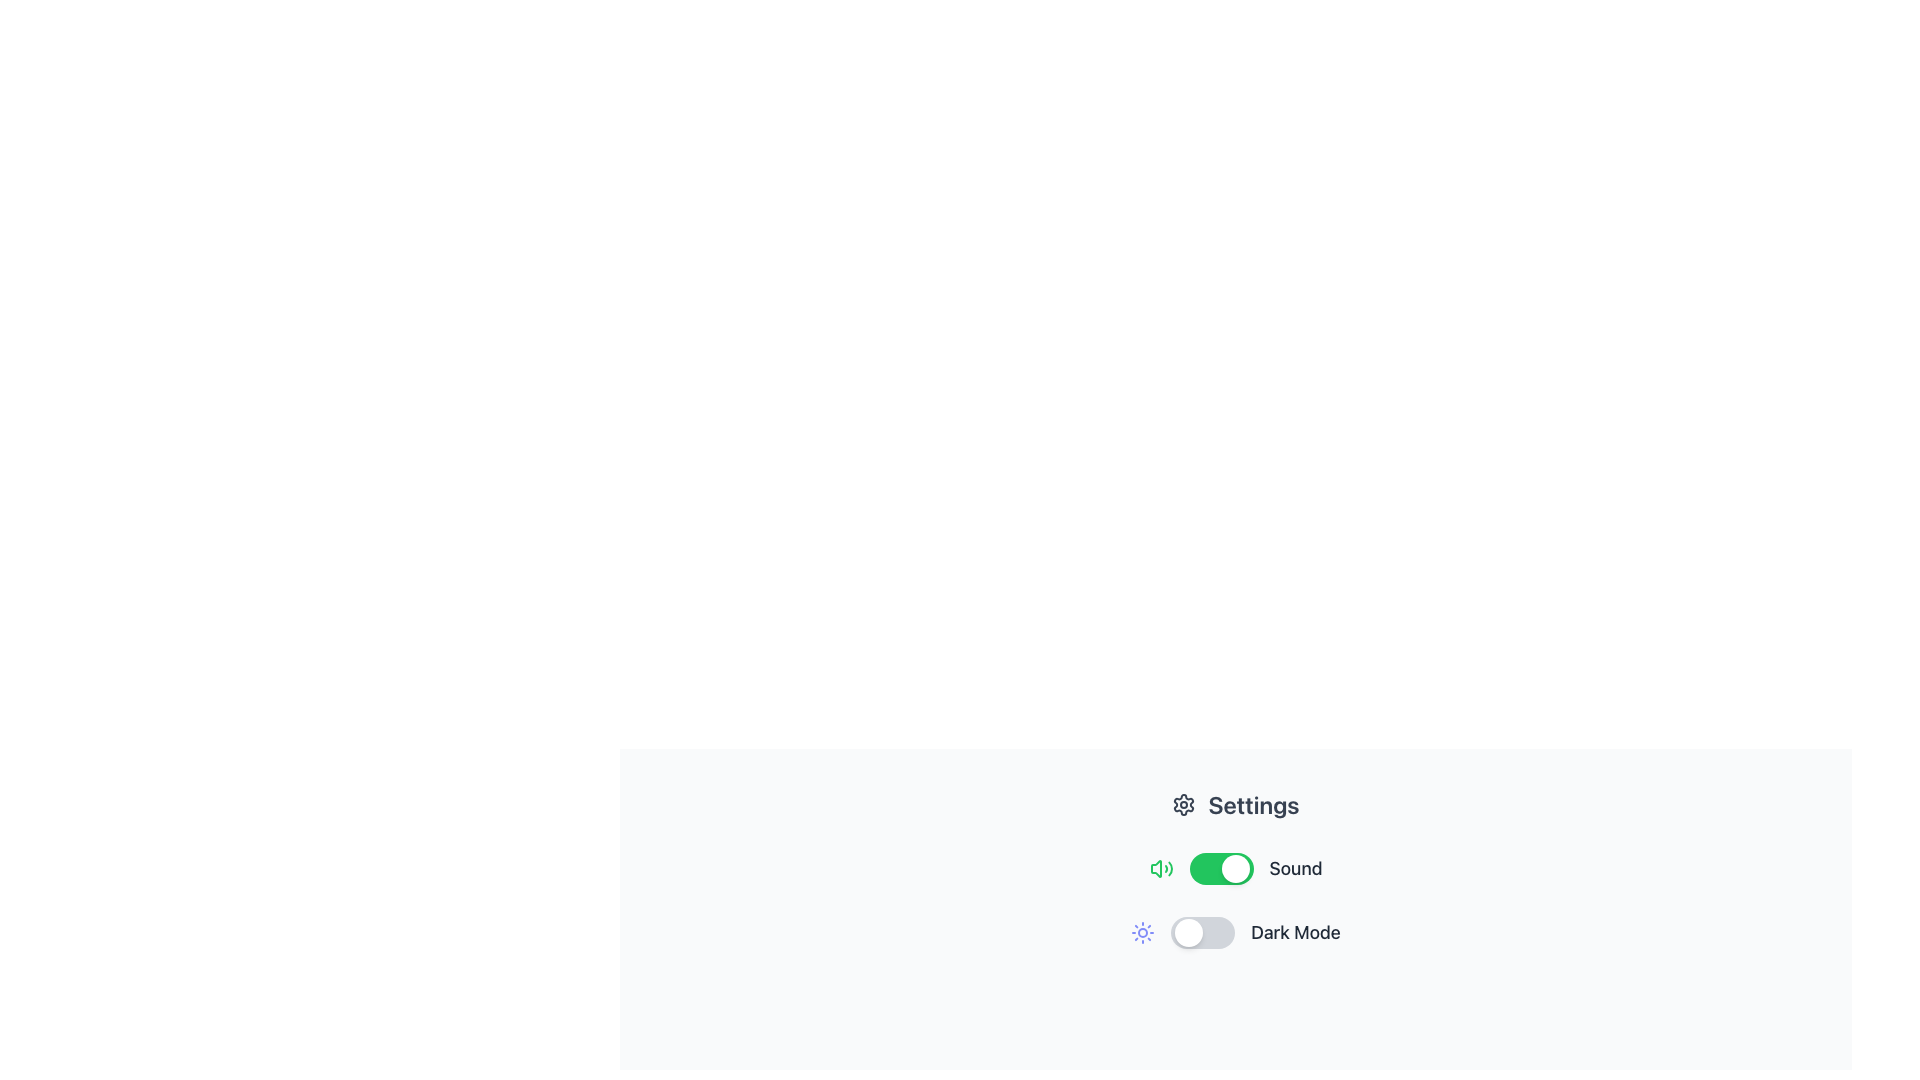 The height and width of the screenshot is (1080, 1920). What do you see at coordinates (1296, 867) in the screenshot?
I see `the text label 'Sound' which is part of a toggle switch interface, located to the right of the green toggle switch in the lower right area of the settings interface` at bounding box center [1296, 867].